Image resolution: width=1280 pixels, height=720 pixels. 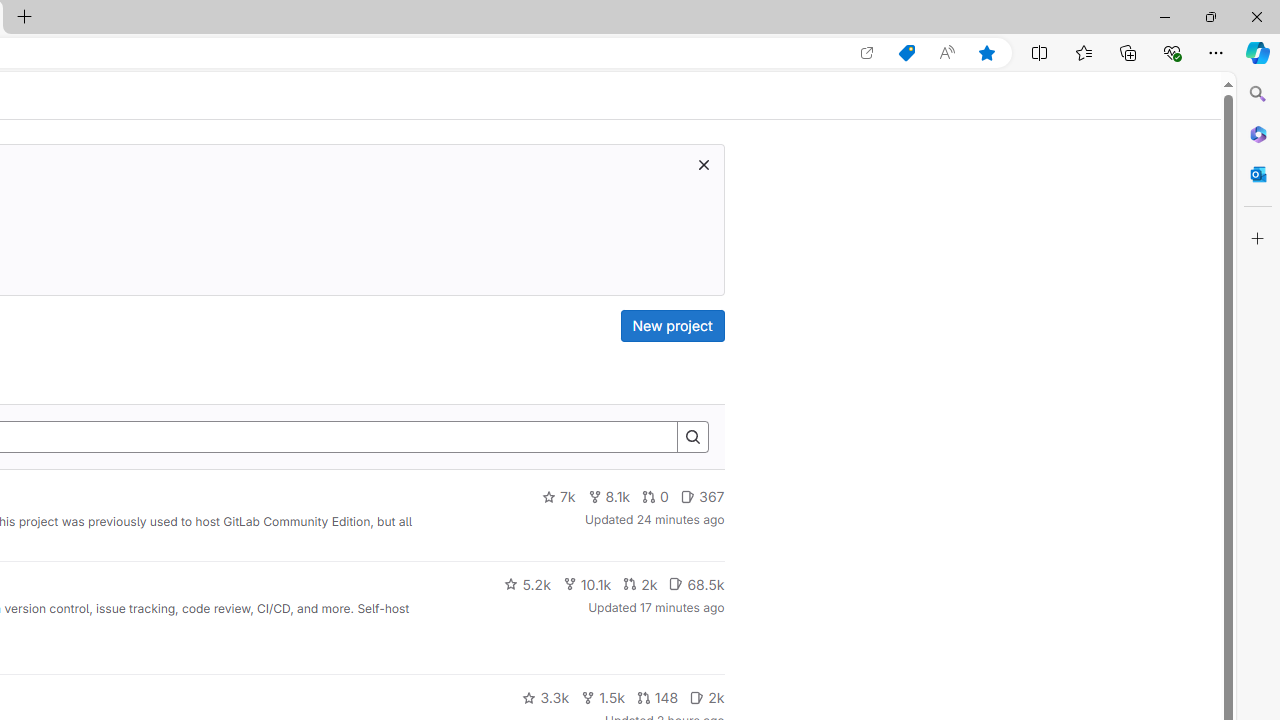 I want to click on '148', so click(x=657, y=697).